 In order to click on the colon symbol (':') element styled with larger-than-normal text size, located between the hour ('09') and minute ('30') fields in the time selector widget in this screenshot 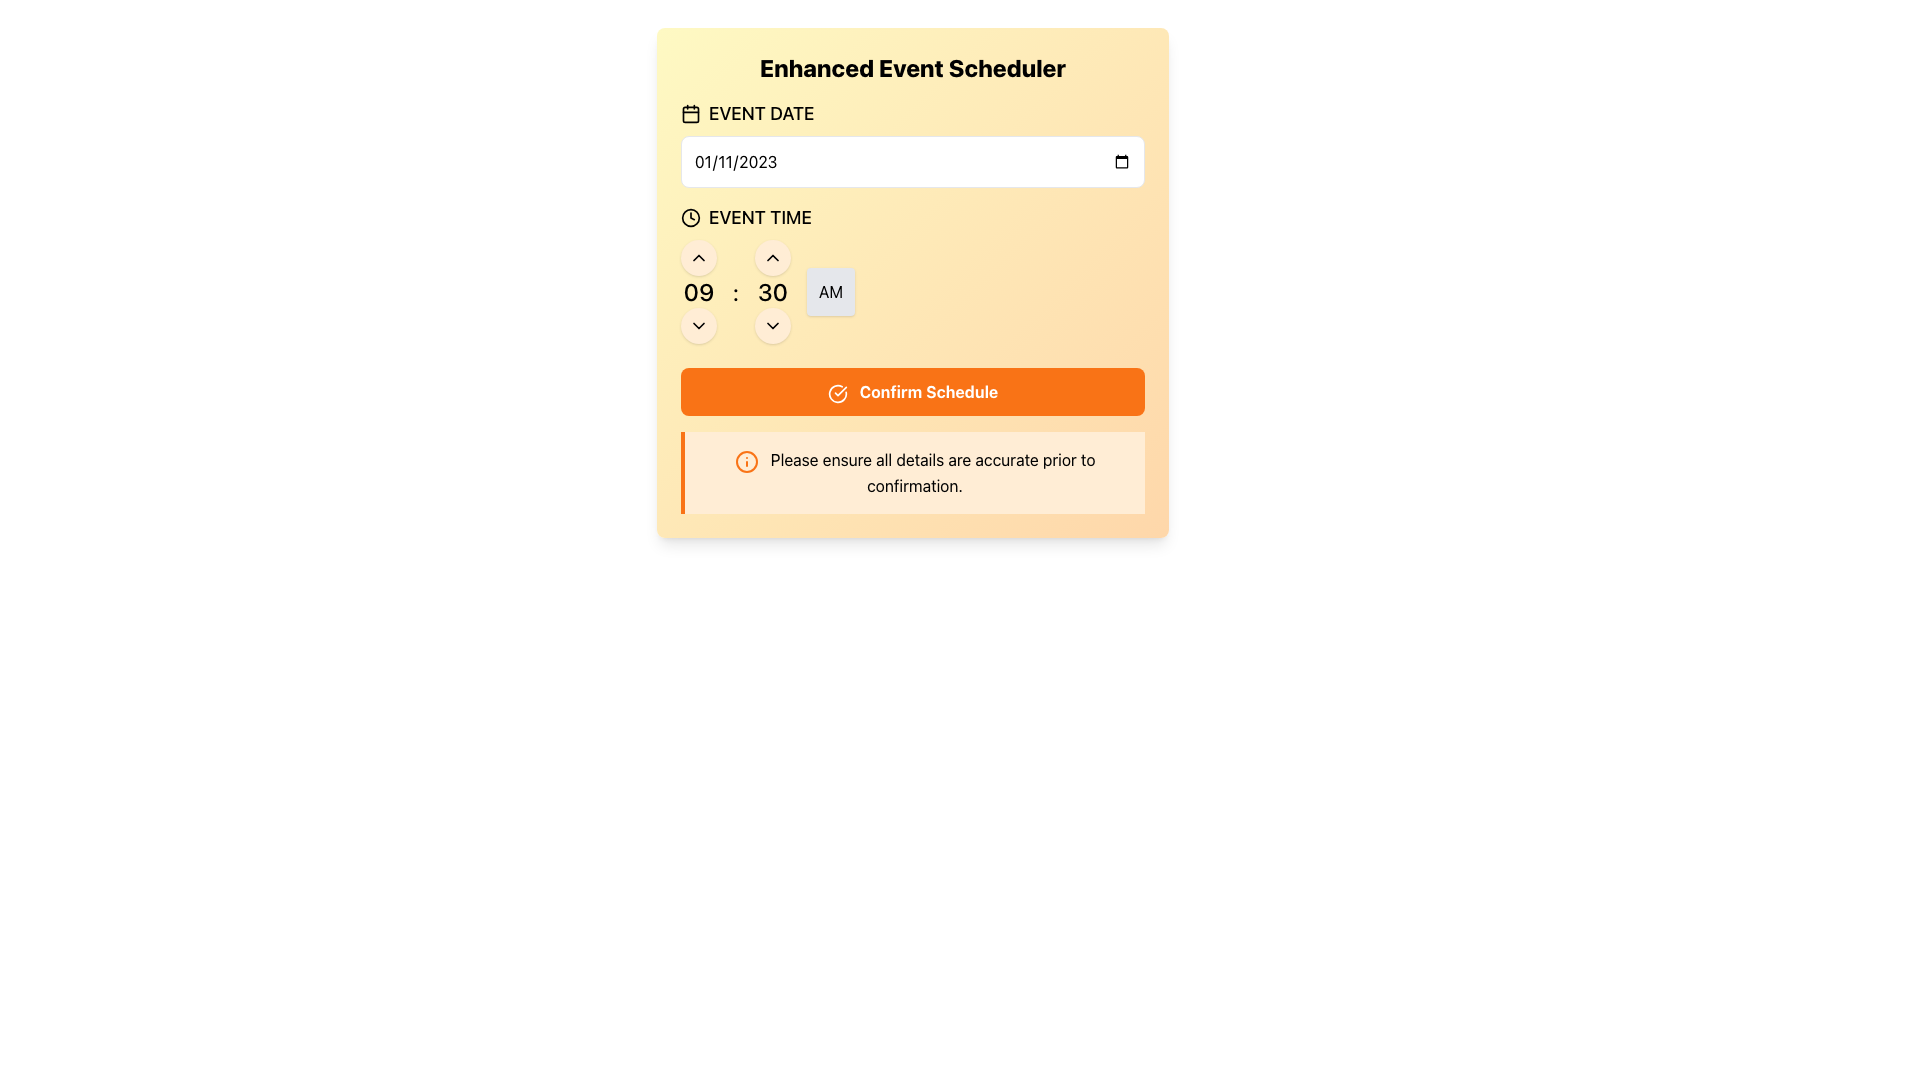, I will do `click(734, 292)`.